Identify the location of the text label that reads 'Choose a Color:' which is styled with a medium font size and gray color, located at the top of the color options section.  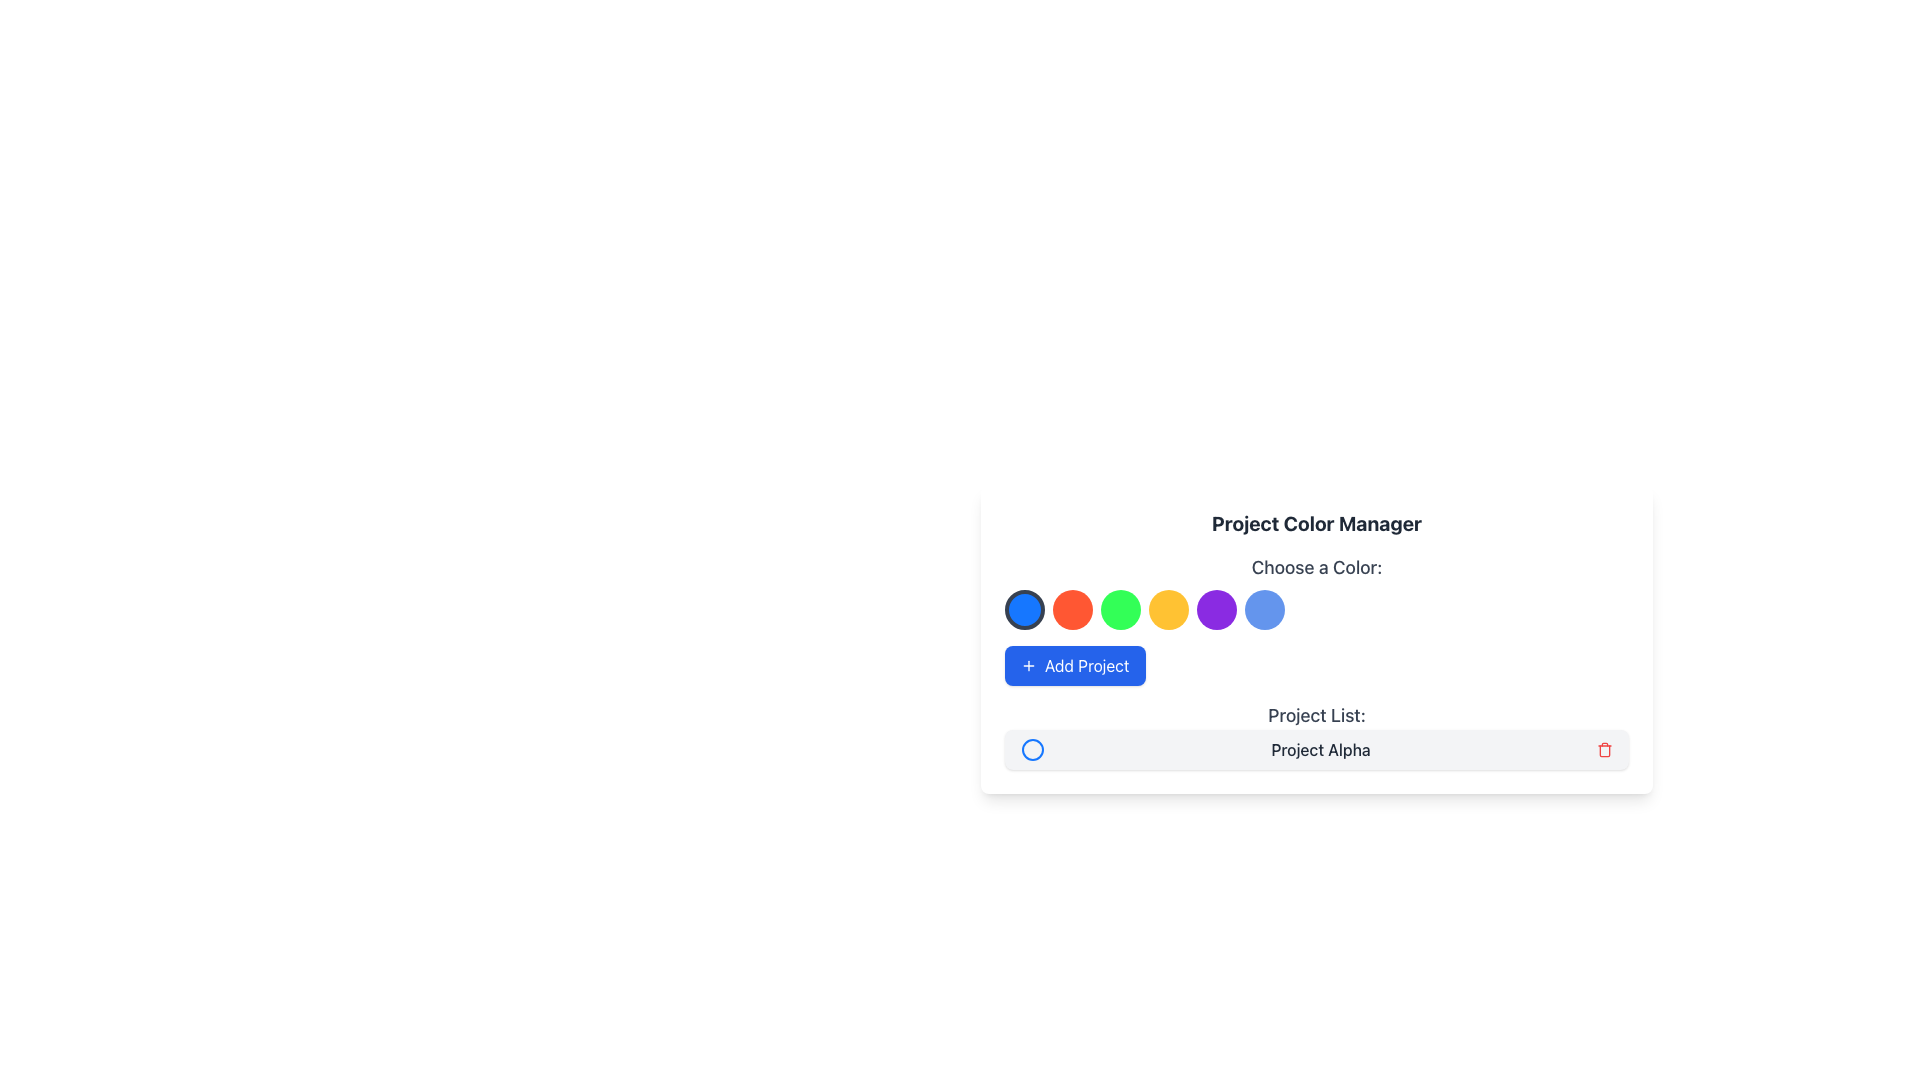
(1316, 567).